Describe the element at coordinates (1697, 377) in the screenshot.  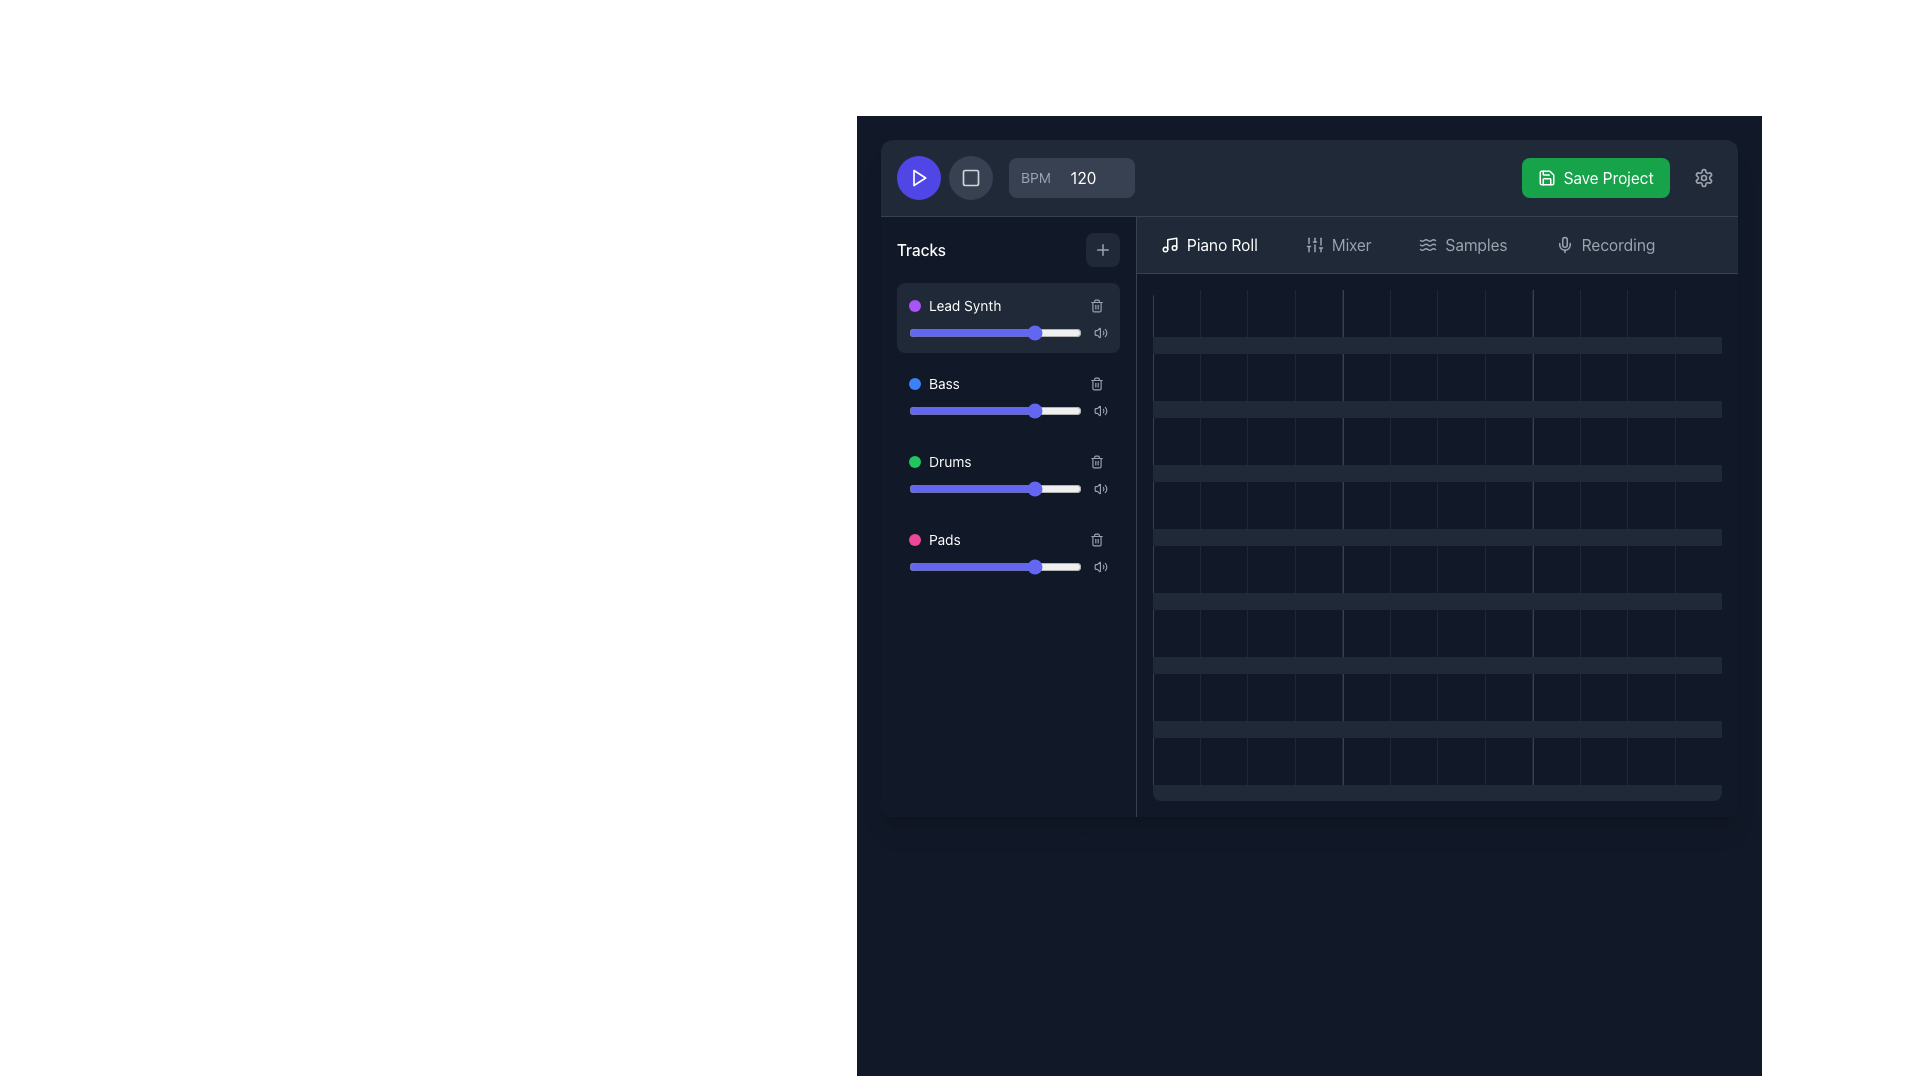
I see `the 12th tile in the second row of the grid layout, which serves as a selectable option within the interface` at that location.